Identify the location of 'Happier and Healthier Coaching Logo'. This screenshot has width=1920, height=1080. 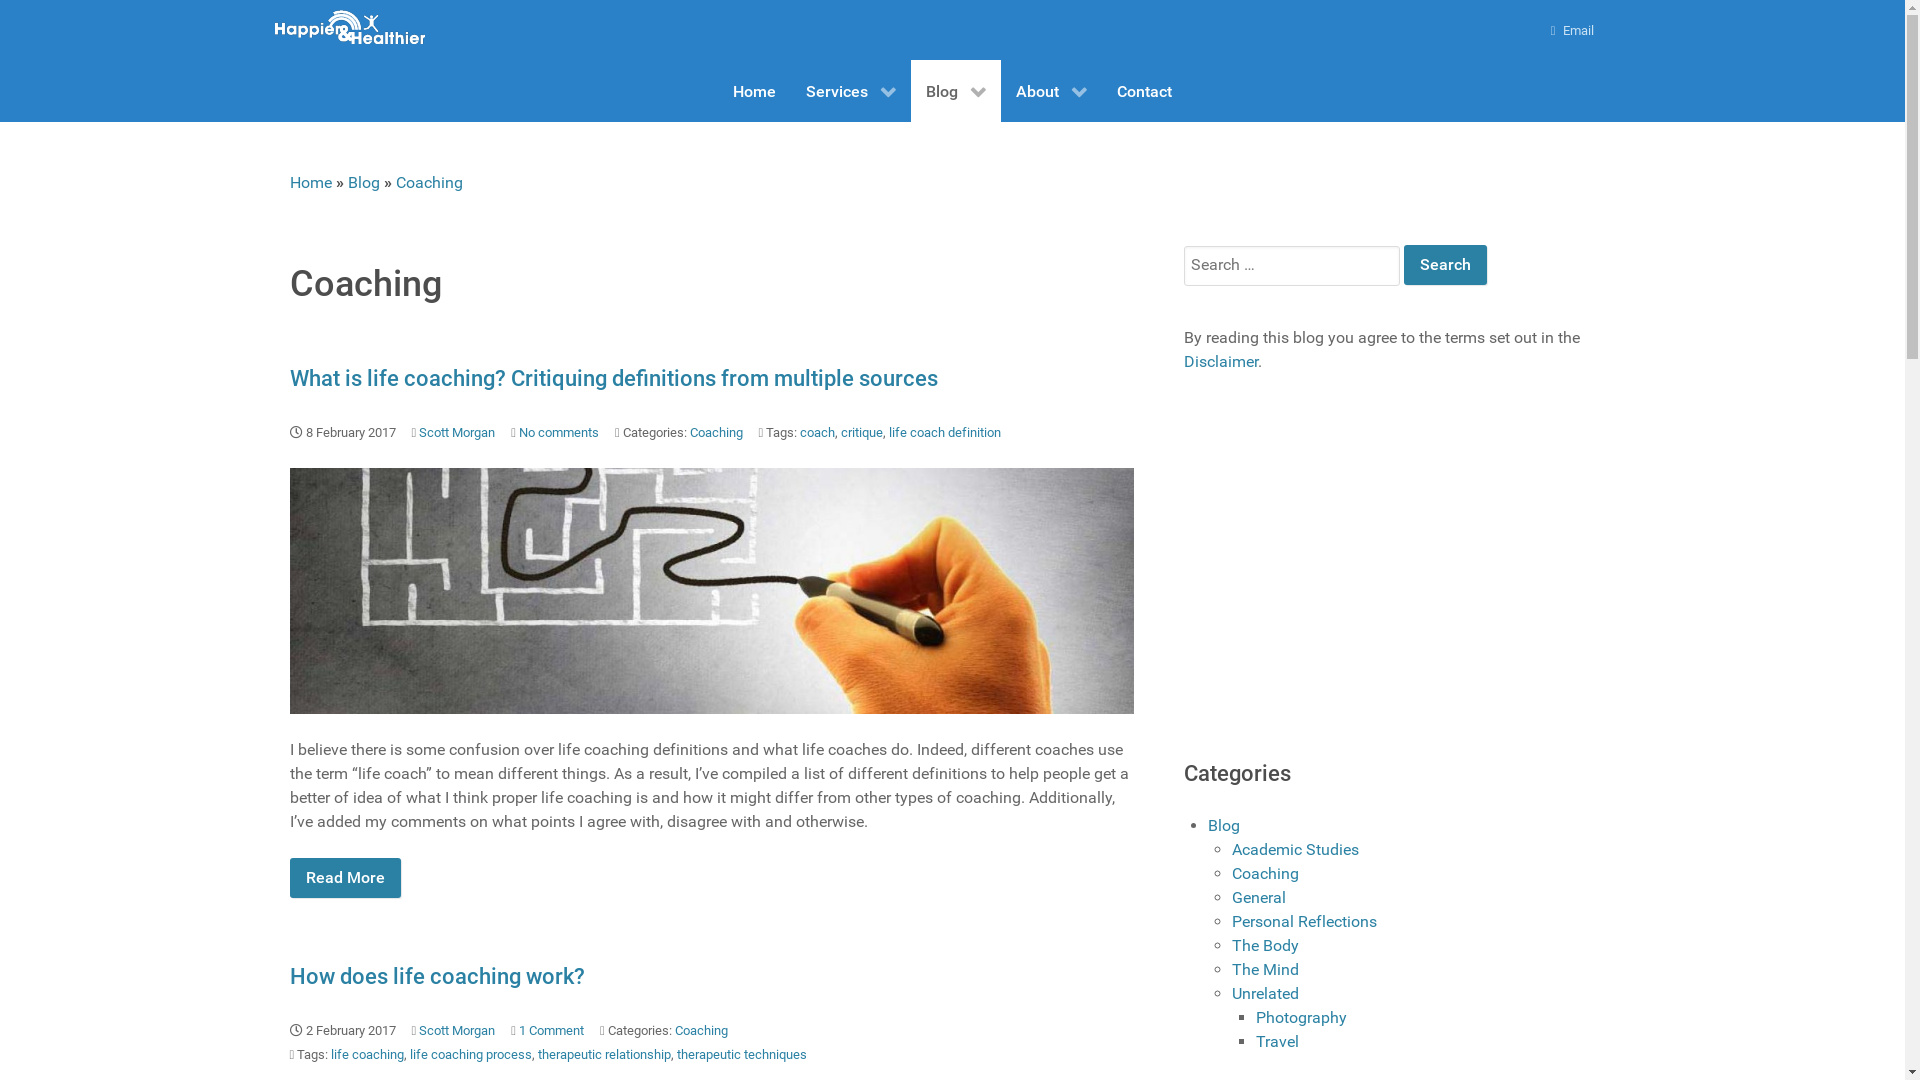
(272, 27).